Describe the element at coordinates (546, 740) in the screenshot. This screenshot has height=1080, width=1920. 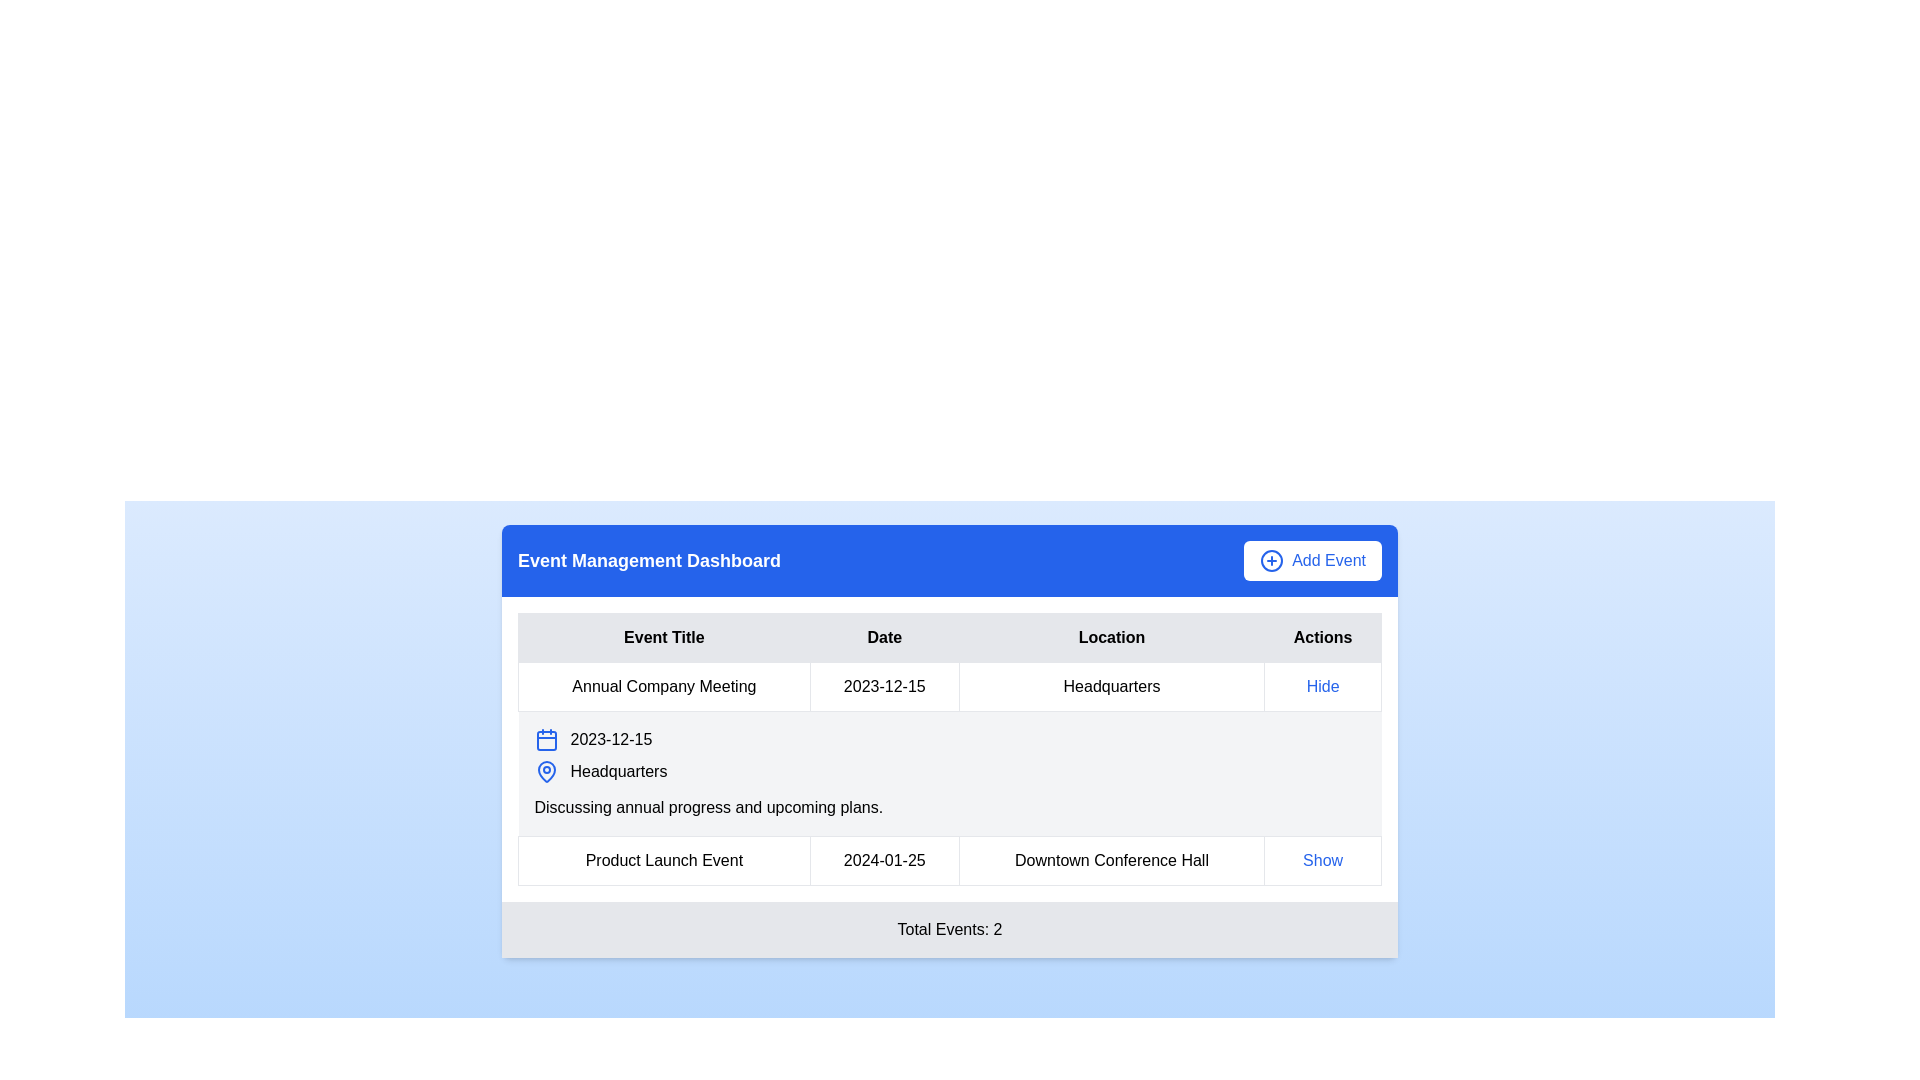
I see `the small calendar icon with blue outlines located at the beginning of the information row before the event date '2023-12-15'` at that location.